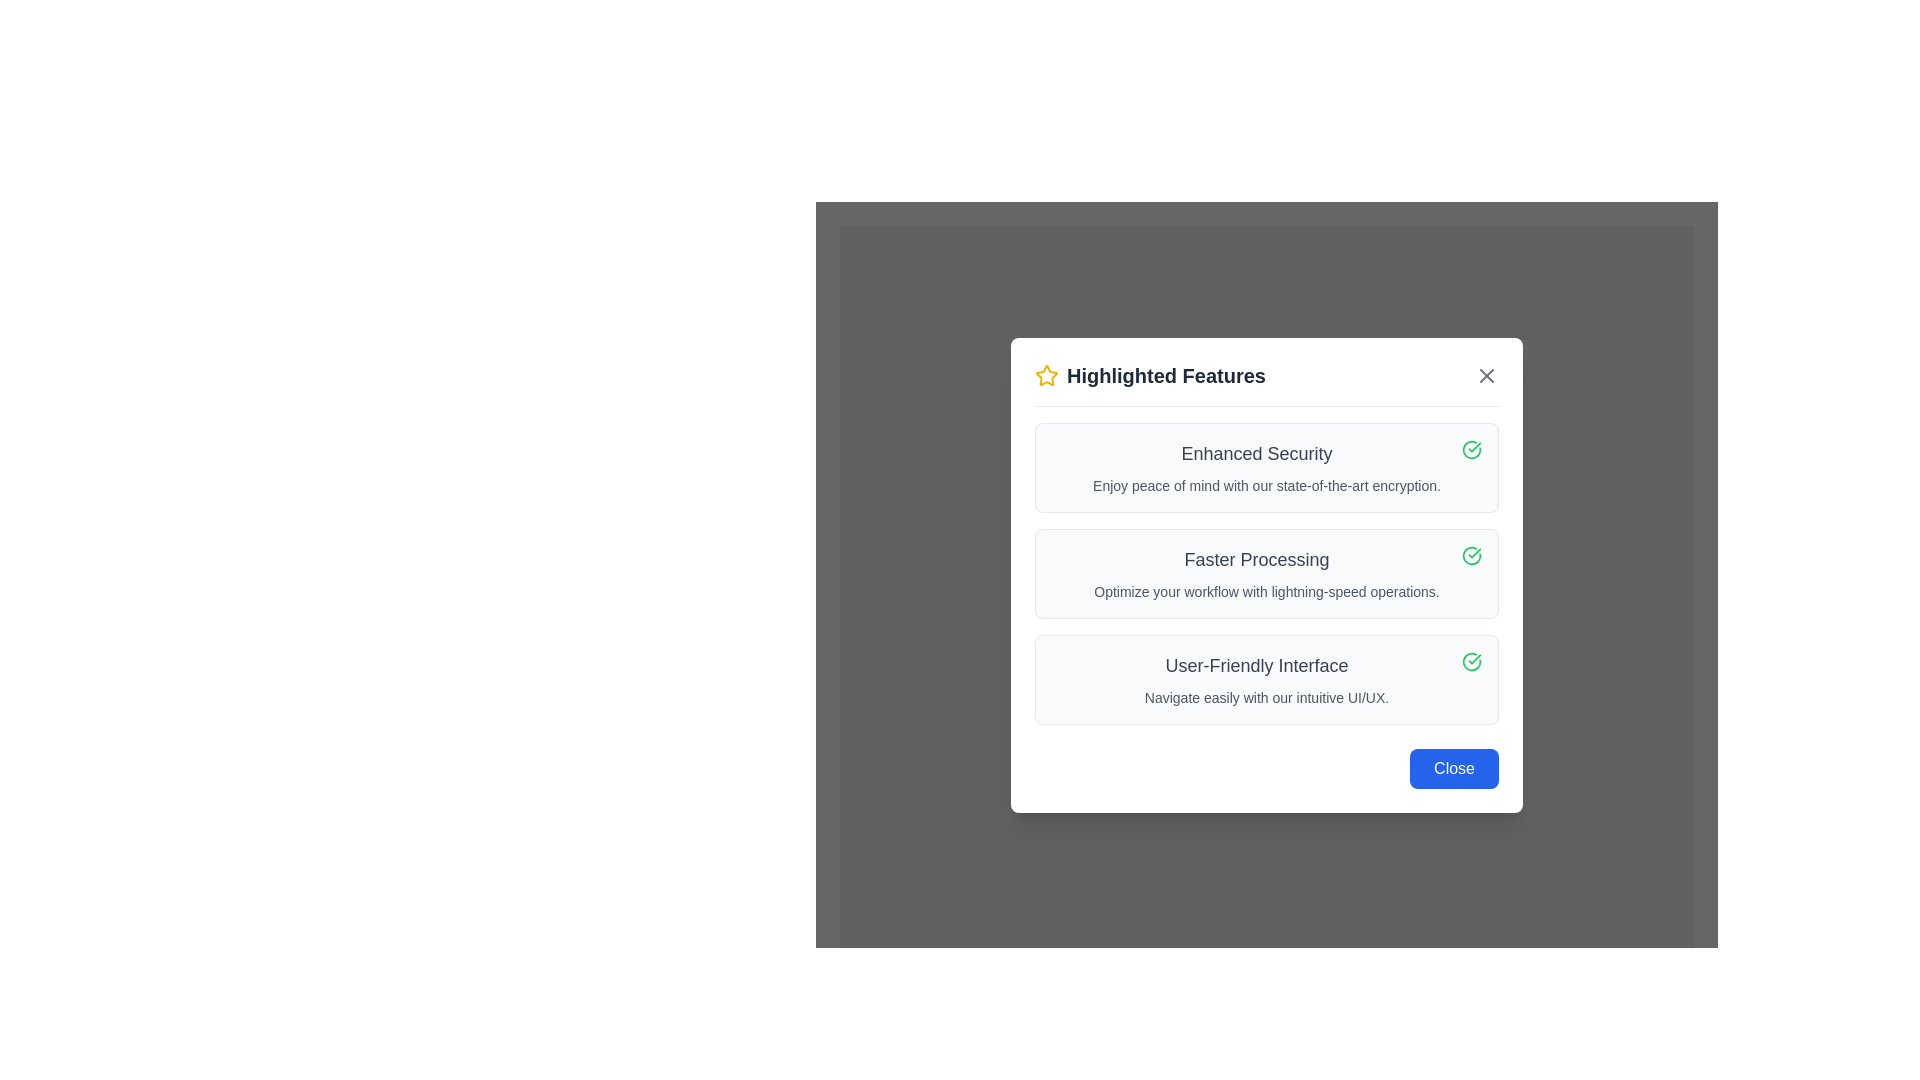 This screenshot has width=1920, height=1080. What do you see at coordinates (1266, 467) in the screenshot?
I see `the 'Enhanced Security' card element with a light gray background that features a bold headline and a green checkmark icon, located at the top of the 'Highlighted Features' modal` at bounding box center [1266, 467].